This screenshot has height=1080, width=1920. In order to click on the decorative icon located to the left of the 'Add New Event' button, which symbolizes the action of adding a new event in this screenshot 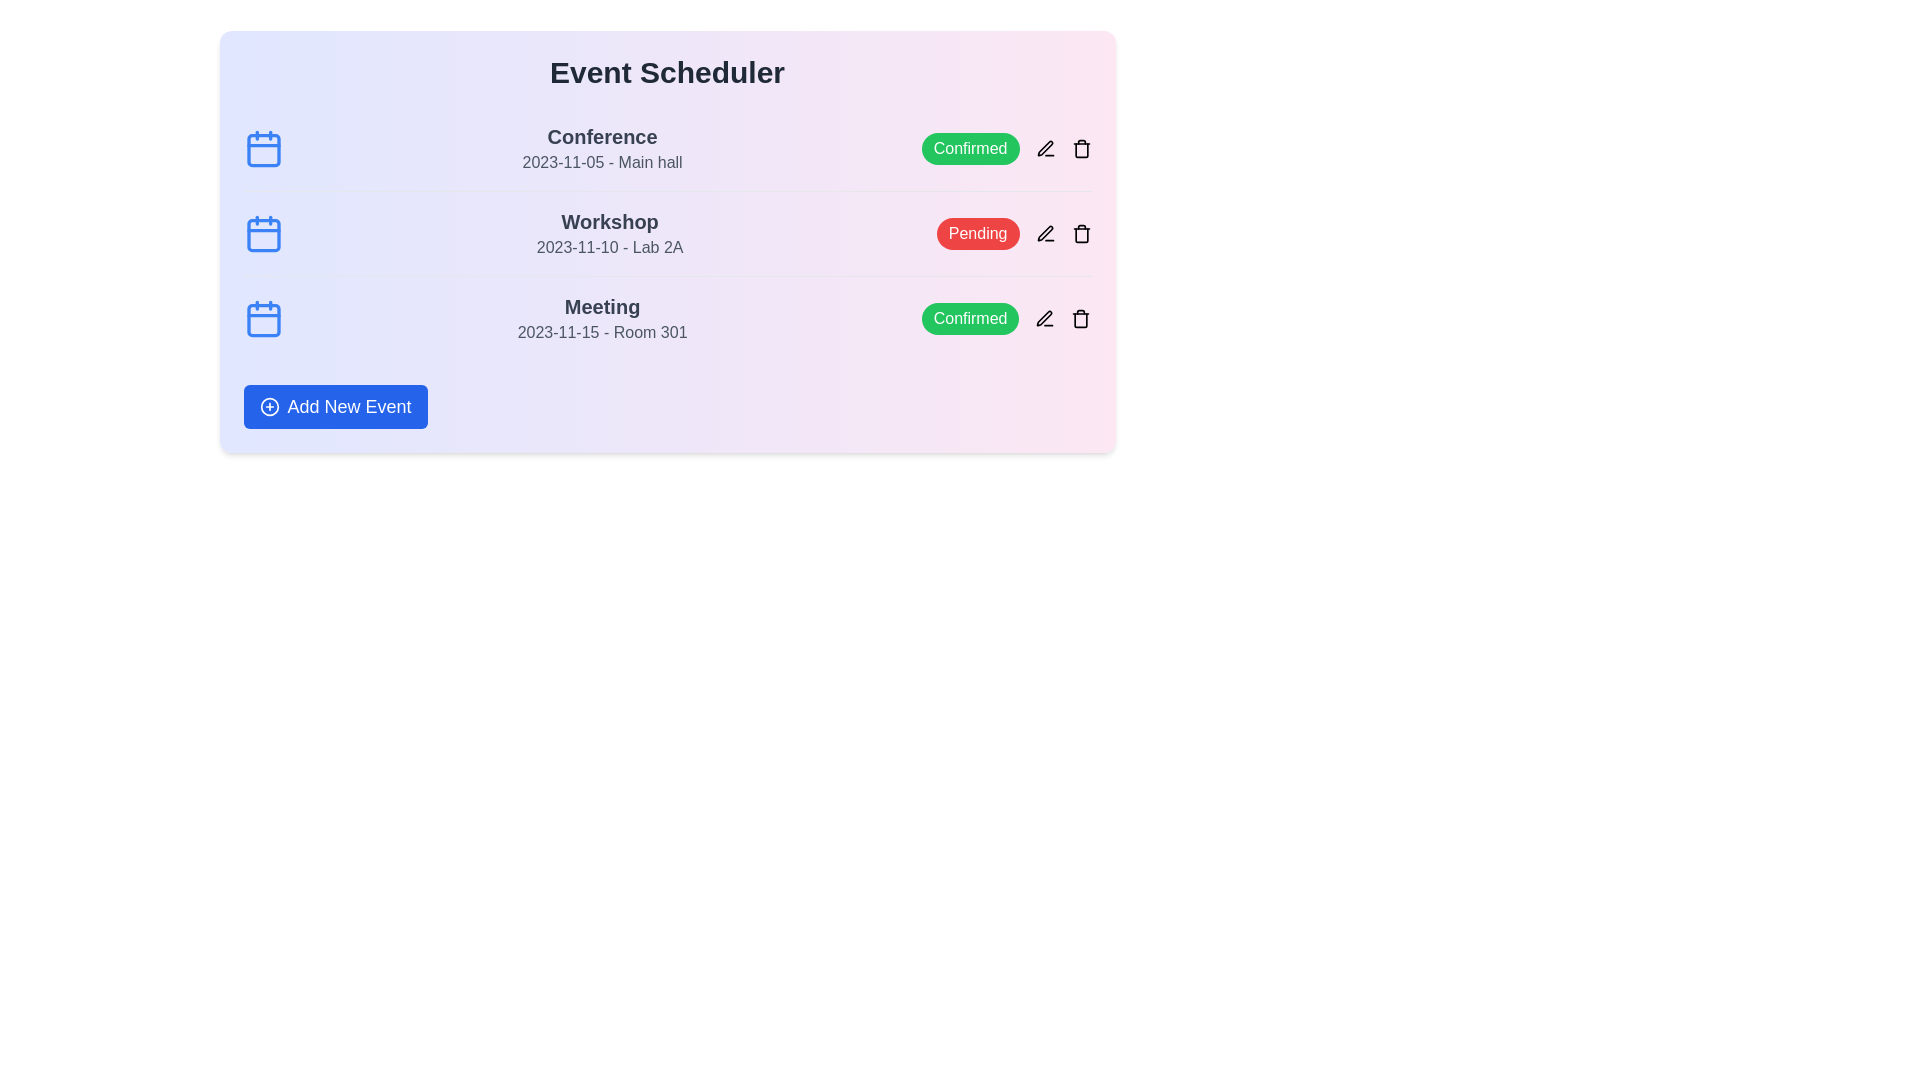, I will do `click(268, 406)`.